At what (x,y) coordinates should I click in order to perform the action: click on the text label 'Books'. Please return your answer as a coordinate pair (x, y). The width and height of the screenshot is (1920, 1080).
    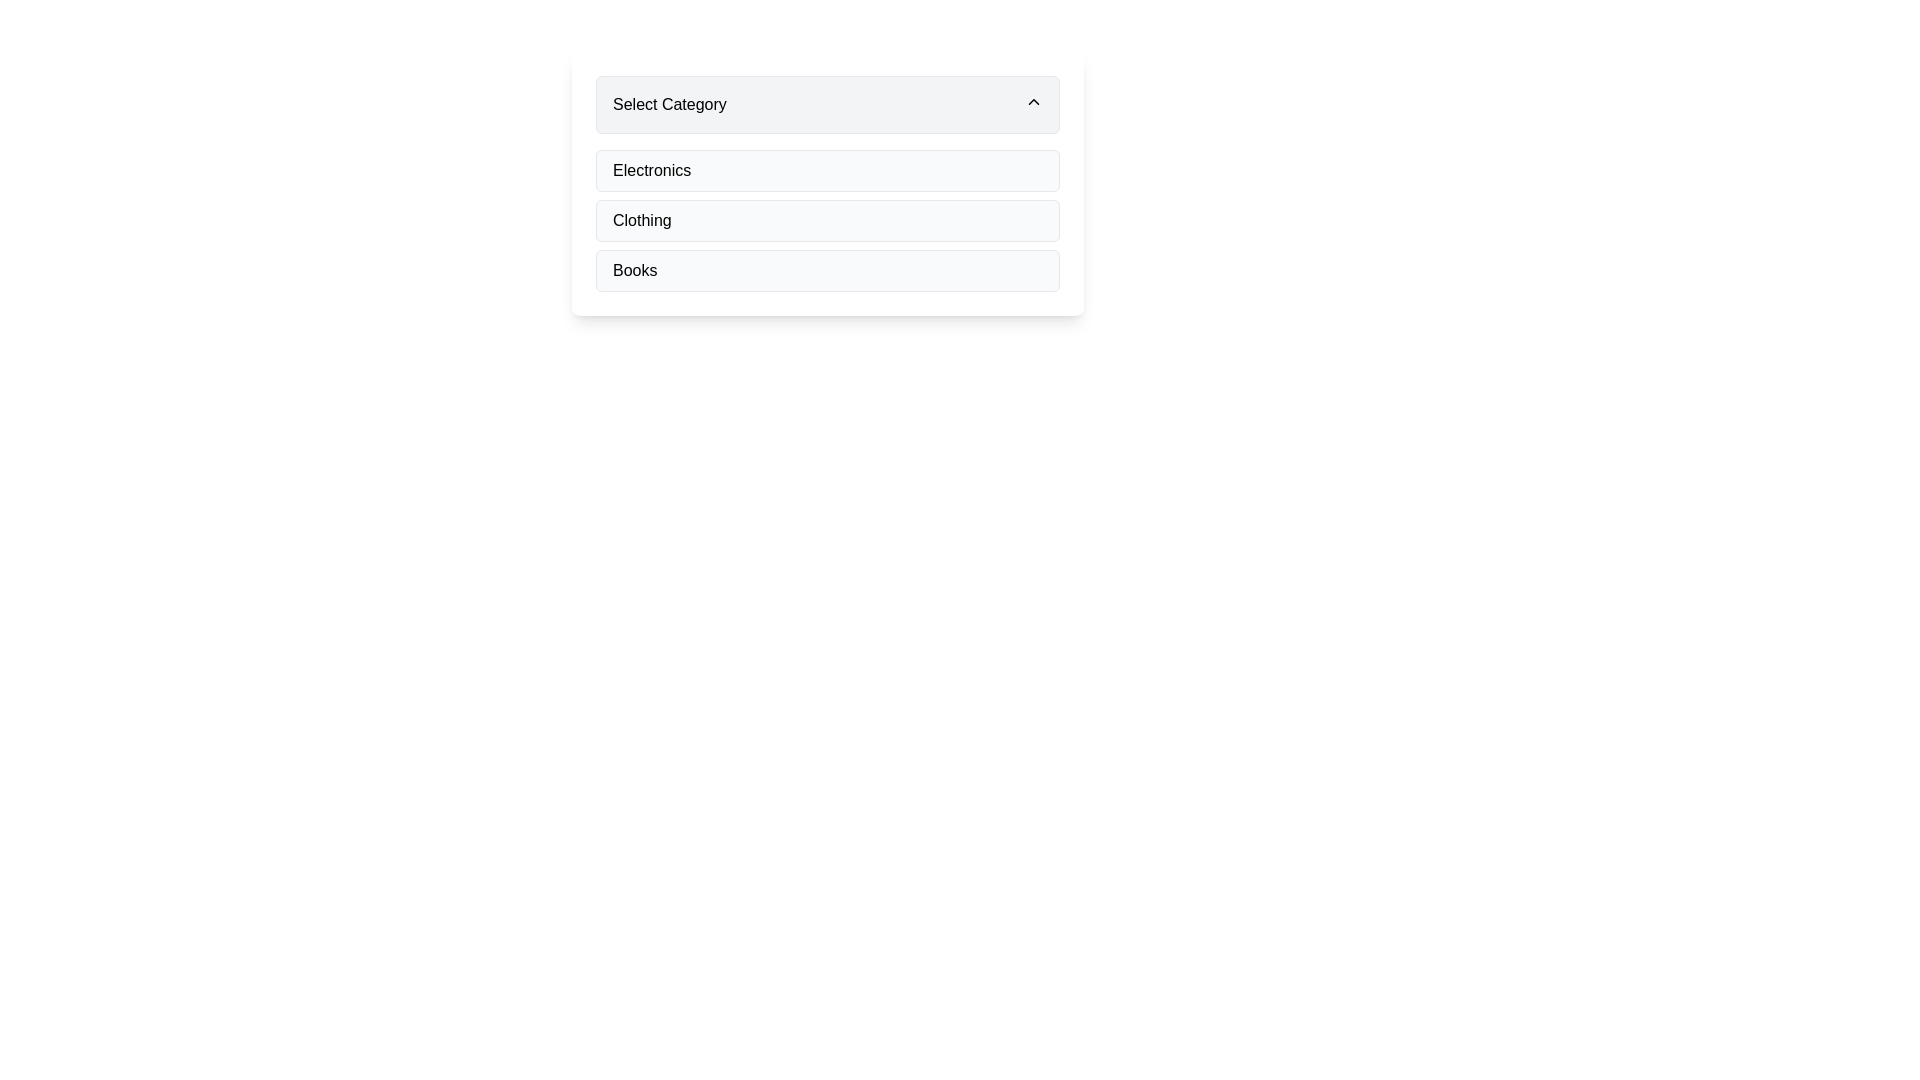
    Looking at the image, I should click on (634, 270).